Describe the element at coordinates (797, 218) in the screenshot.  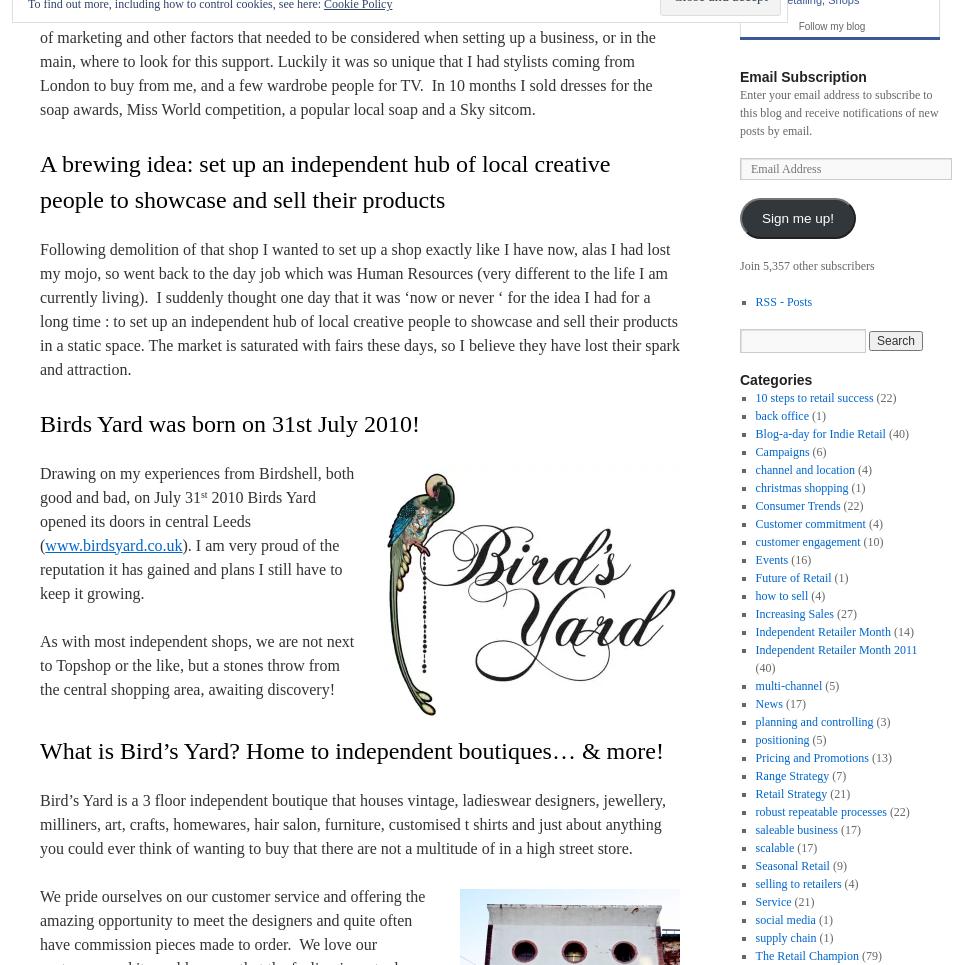
I see `'Sign me up!'` at that location.